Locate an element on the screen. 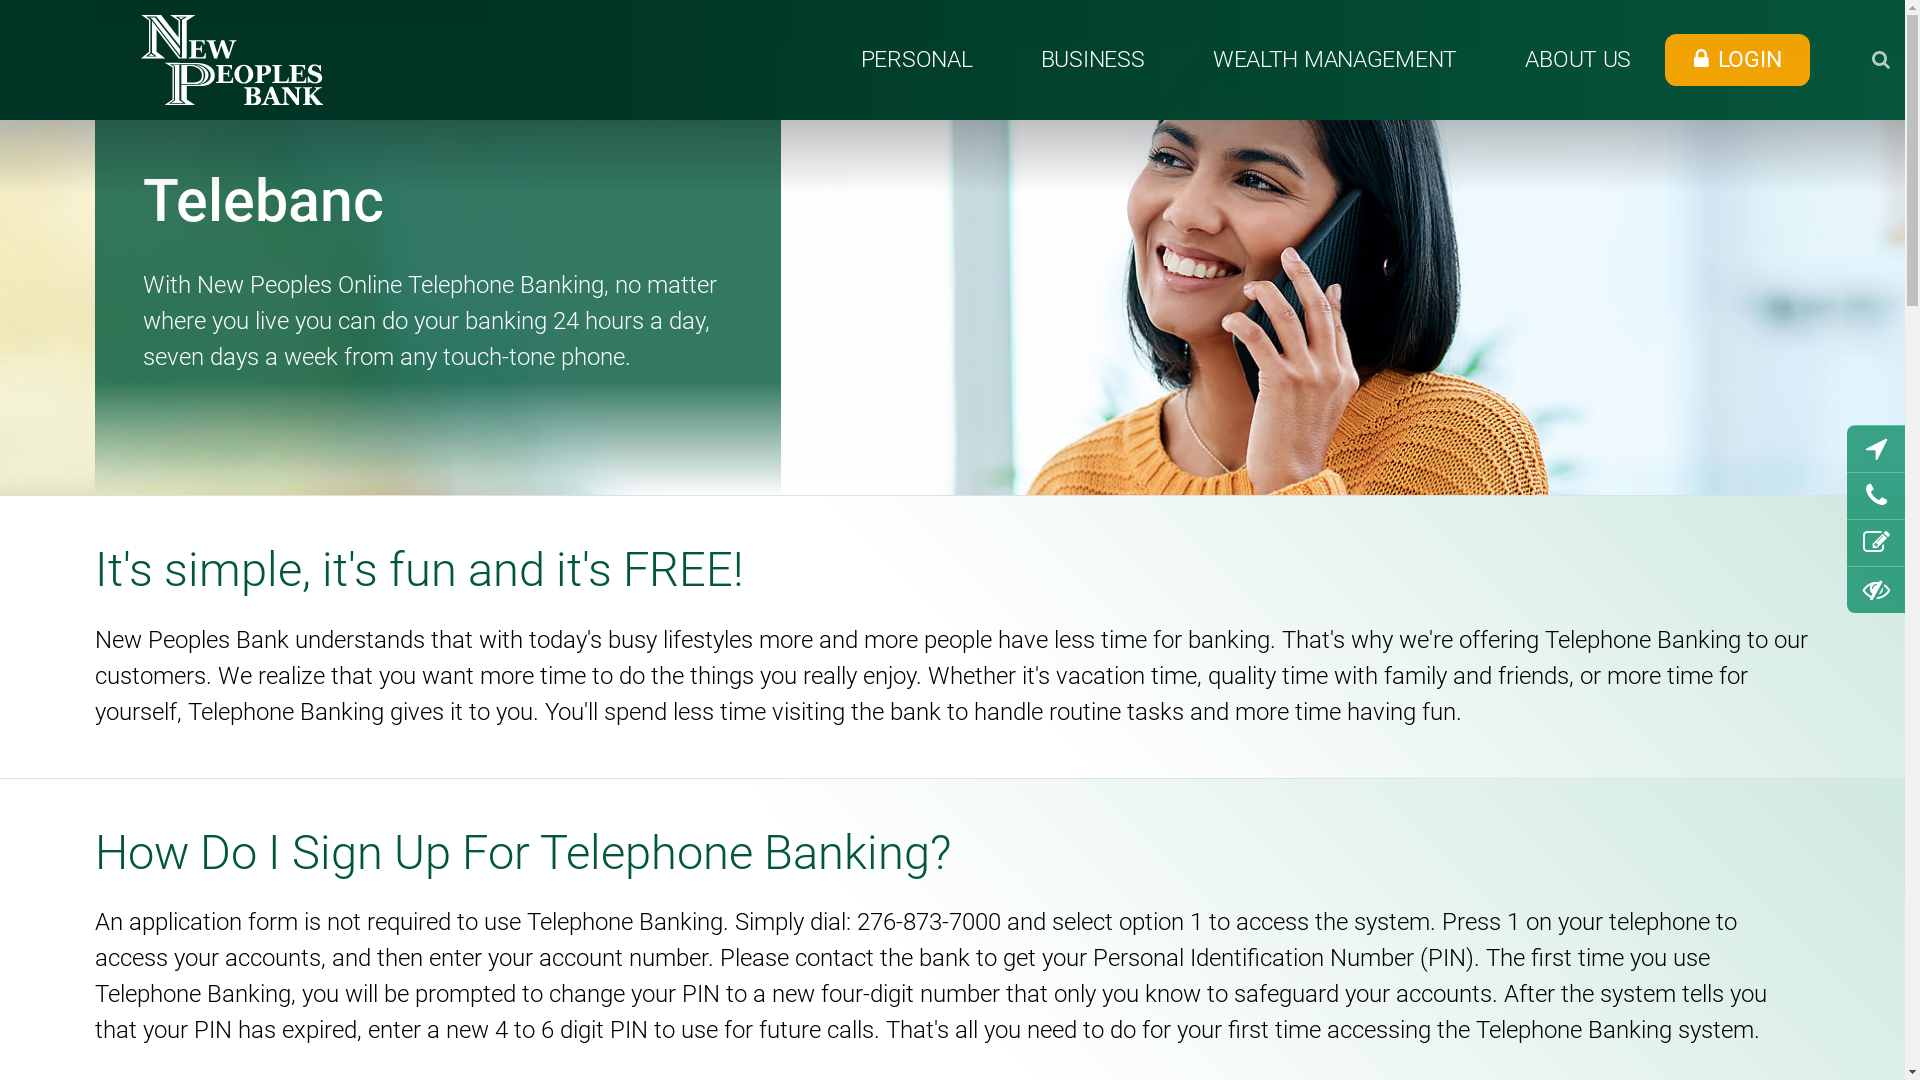 The width and height of the screenshot is (1920, 1080). 'Contact Us' is located at coordinates (1875, 495).